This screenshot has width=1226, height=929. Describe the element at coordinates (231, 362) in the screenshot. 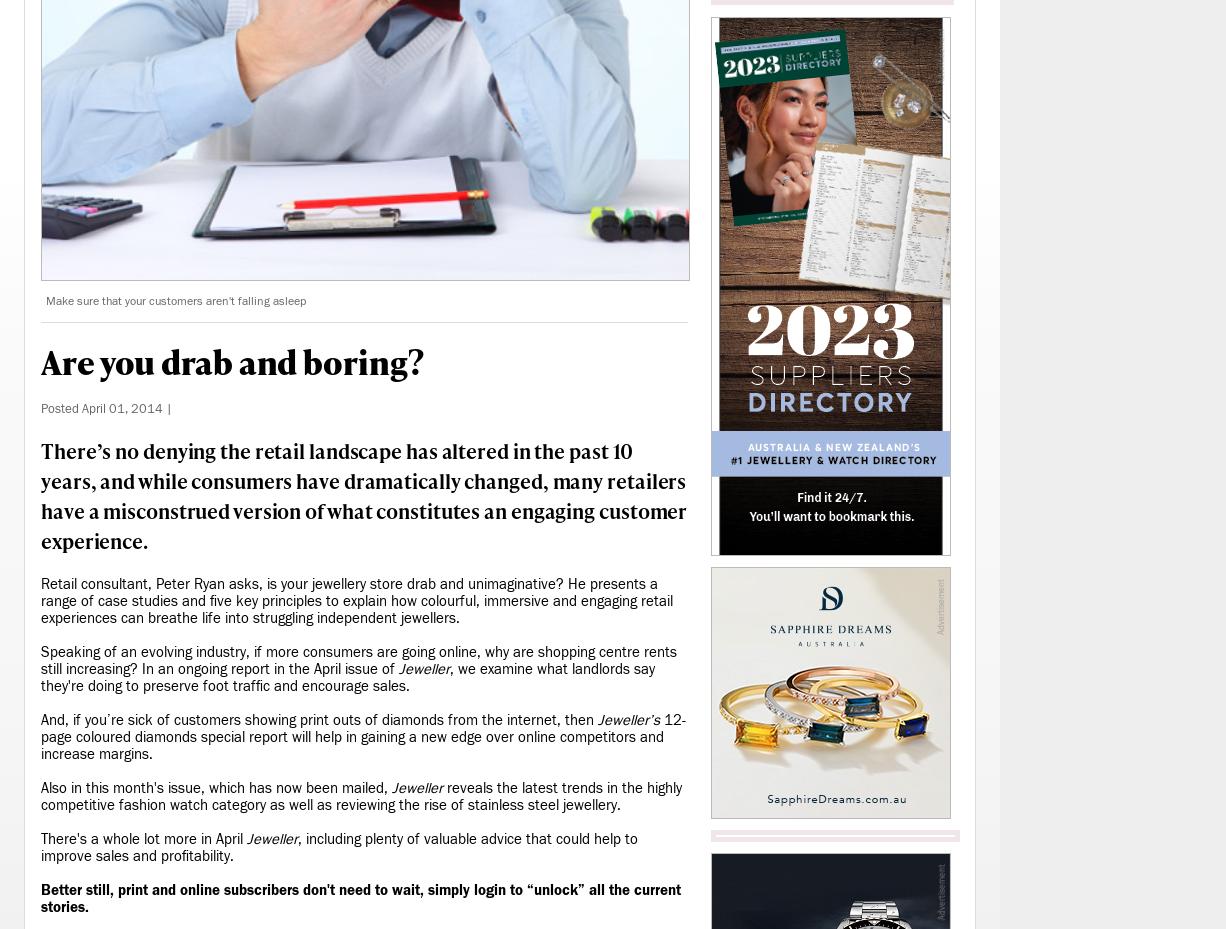

I see `'Are you drab and boring?'` at that location.